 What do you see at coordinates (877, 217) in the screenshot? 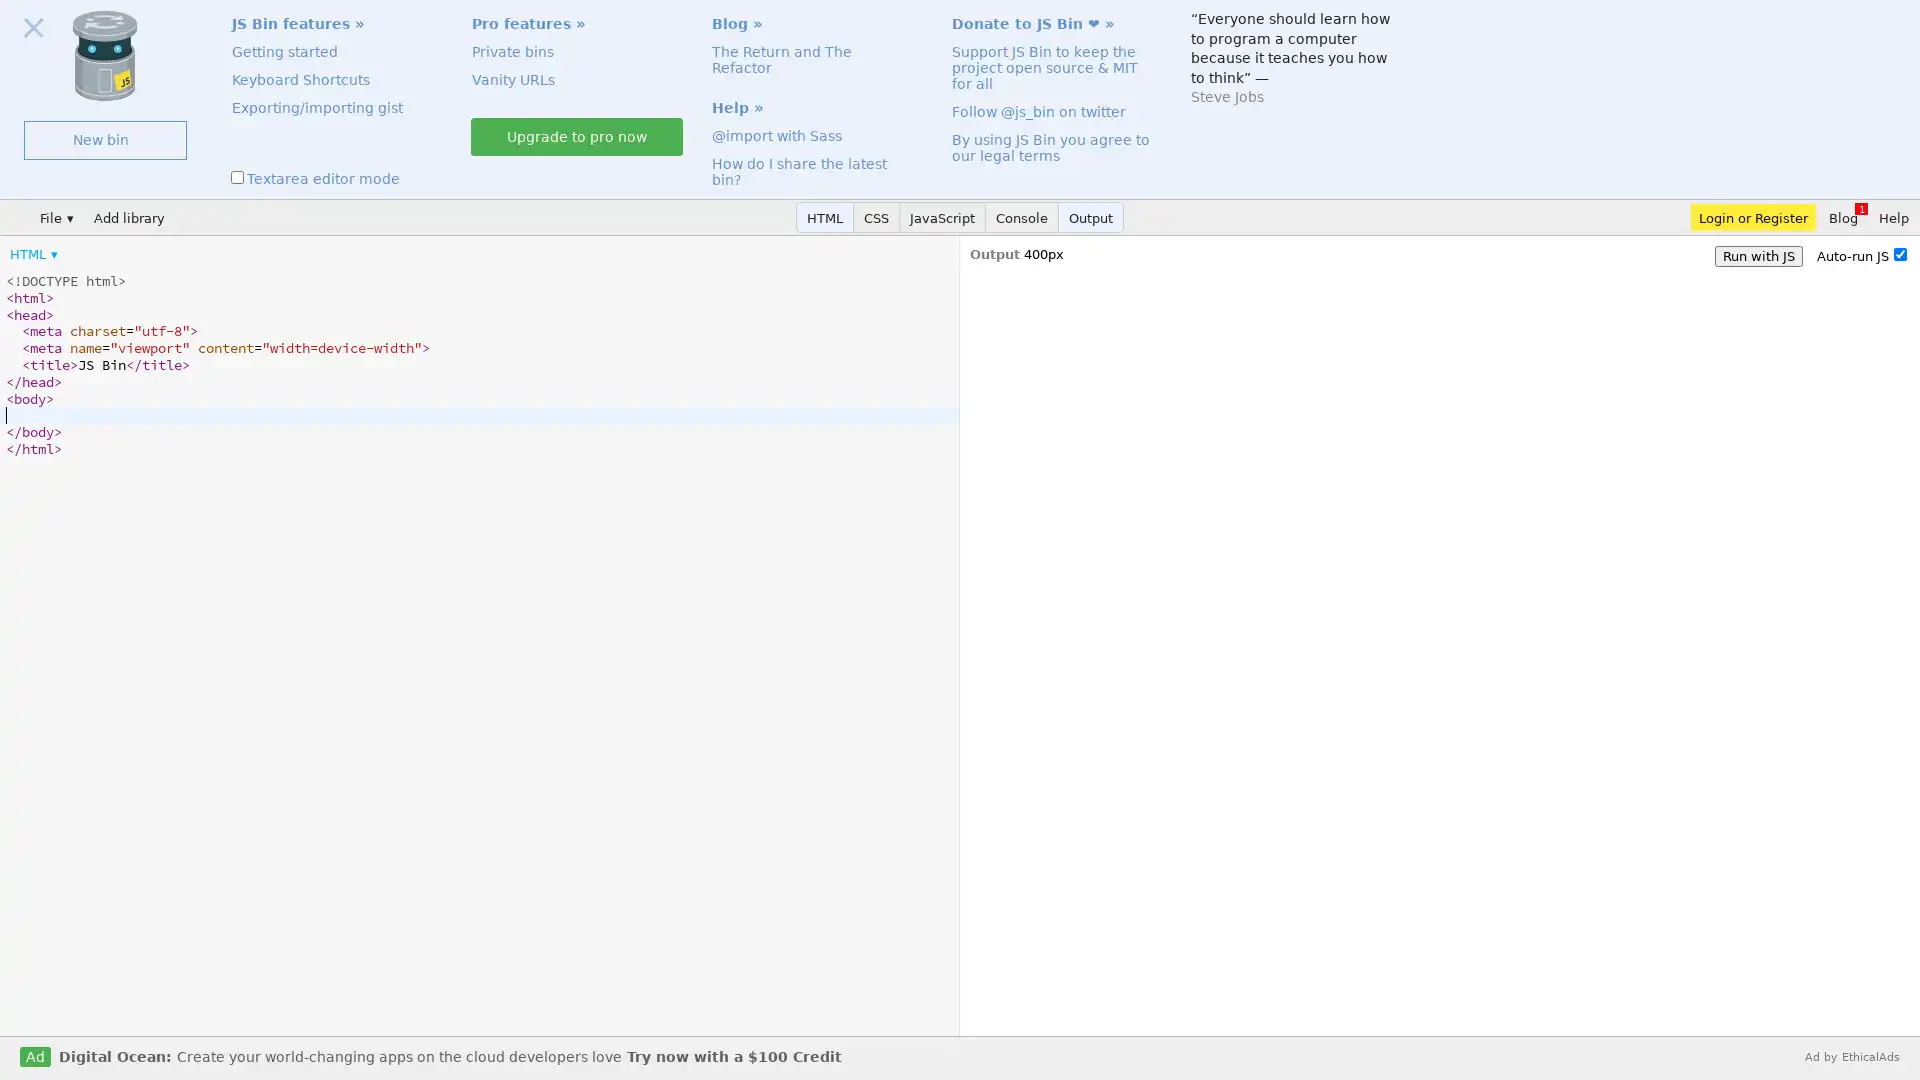
I see `CSS Panel: Inactive` at bounding box center [877, 217].